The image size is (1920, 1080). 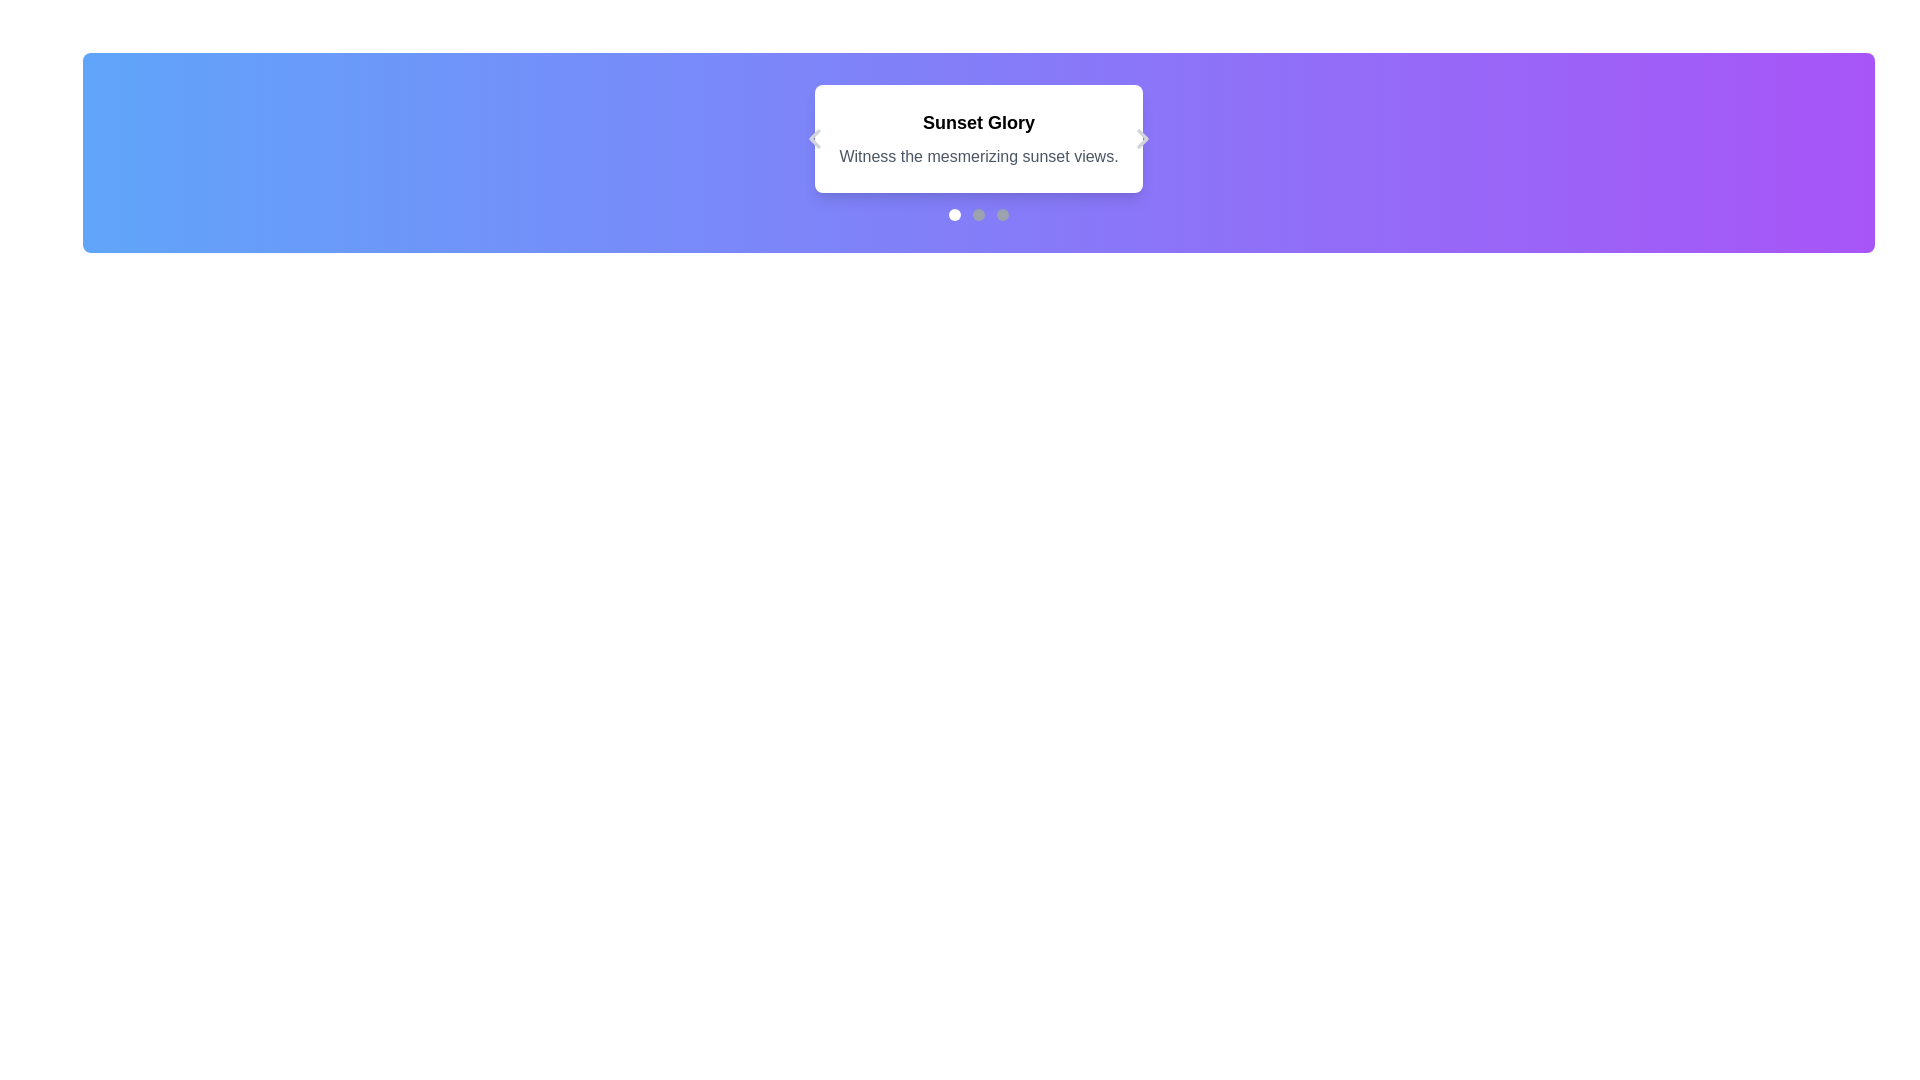 What do you see at coordinates (979, 137) in the screenshot?
I see `the Informational Display Card that has a white background with bold black text 'Sunset Glory' and gray text below it, located at the upper-middle of the viewport` at bounding box center [979, 137].